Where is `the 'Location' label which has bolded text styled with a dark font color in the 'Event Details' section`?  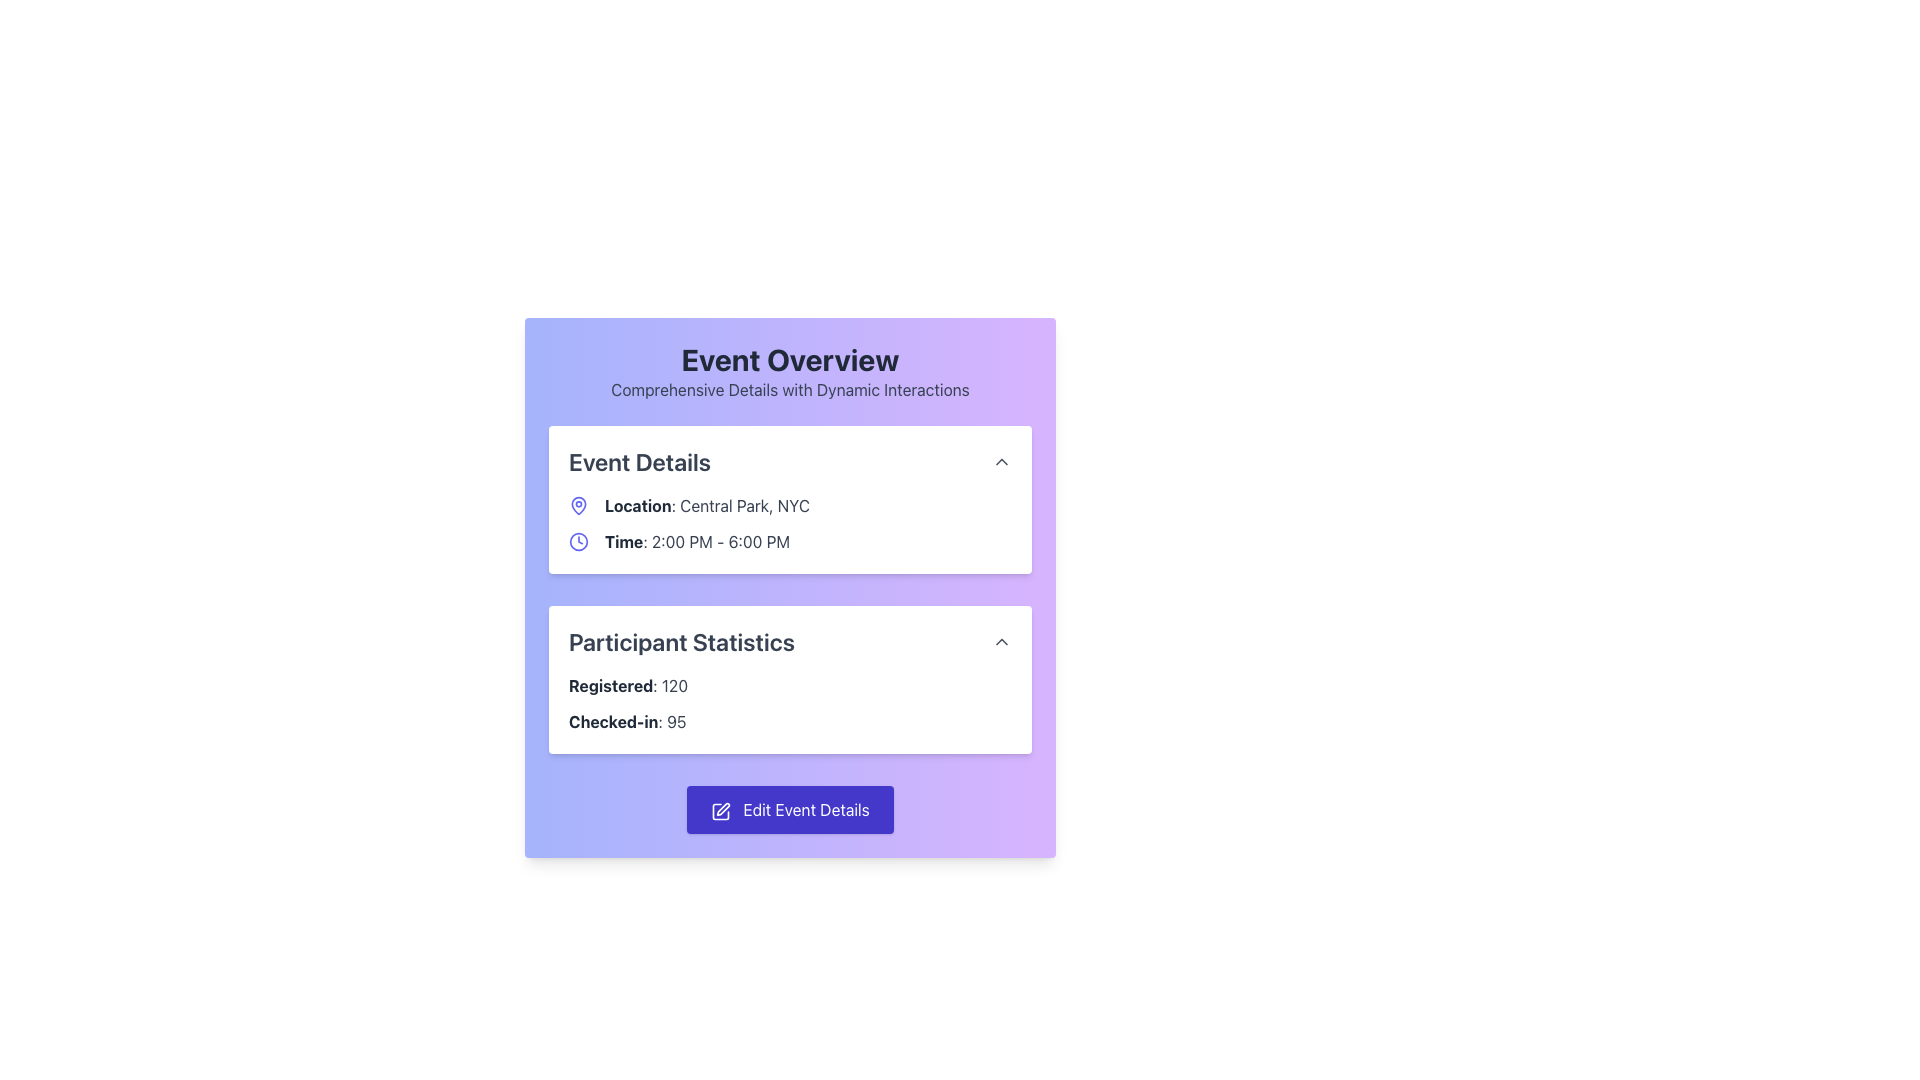
the 'Location' label which has bolded text styled with a dark font color in the 'Event Details' section is located at coordinates (637, 504).